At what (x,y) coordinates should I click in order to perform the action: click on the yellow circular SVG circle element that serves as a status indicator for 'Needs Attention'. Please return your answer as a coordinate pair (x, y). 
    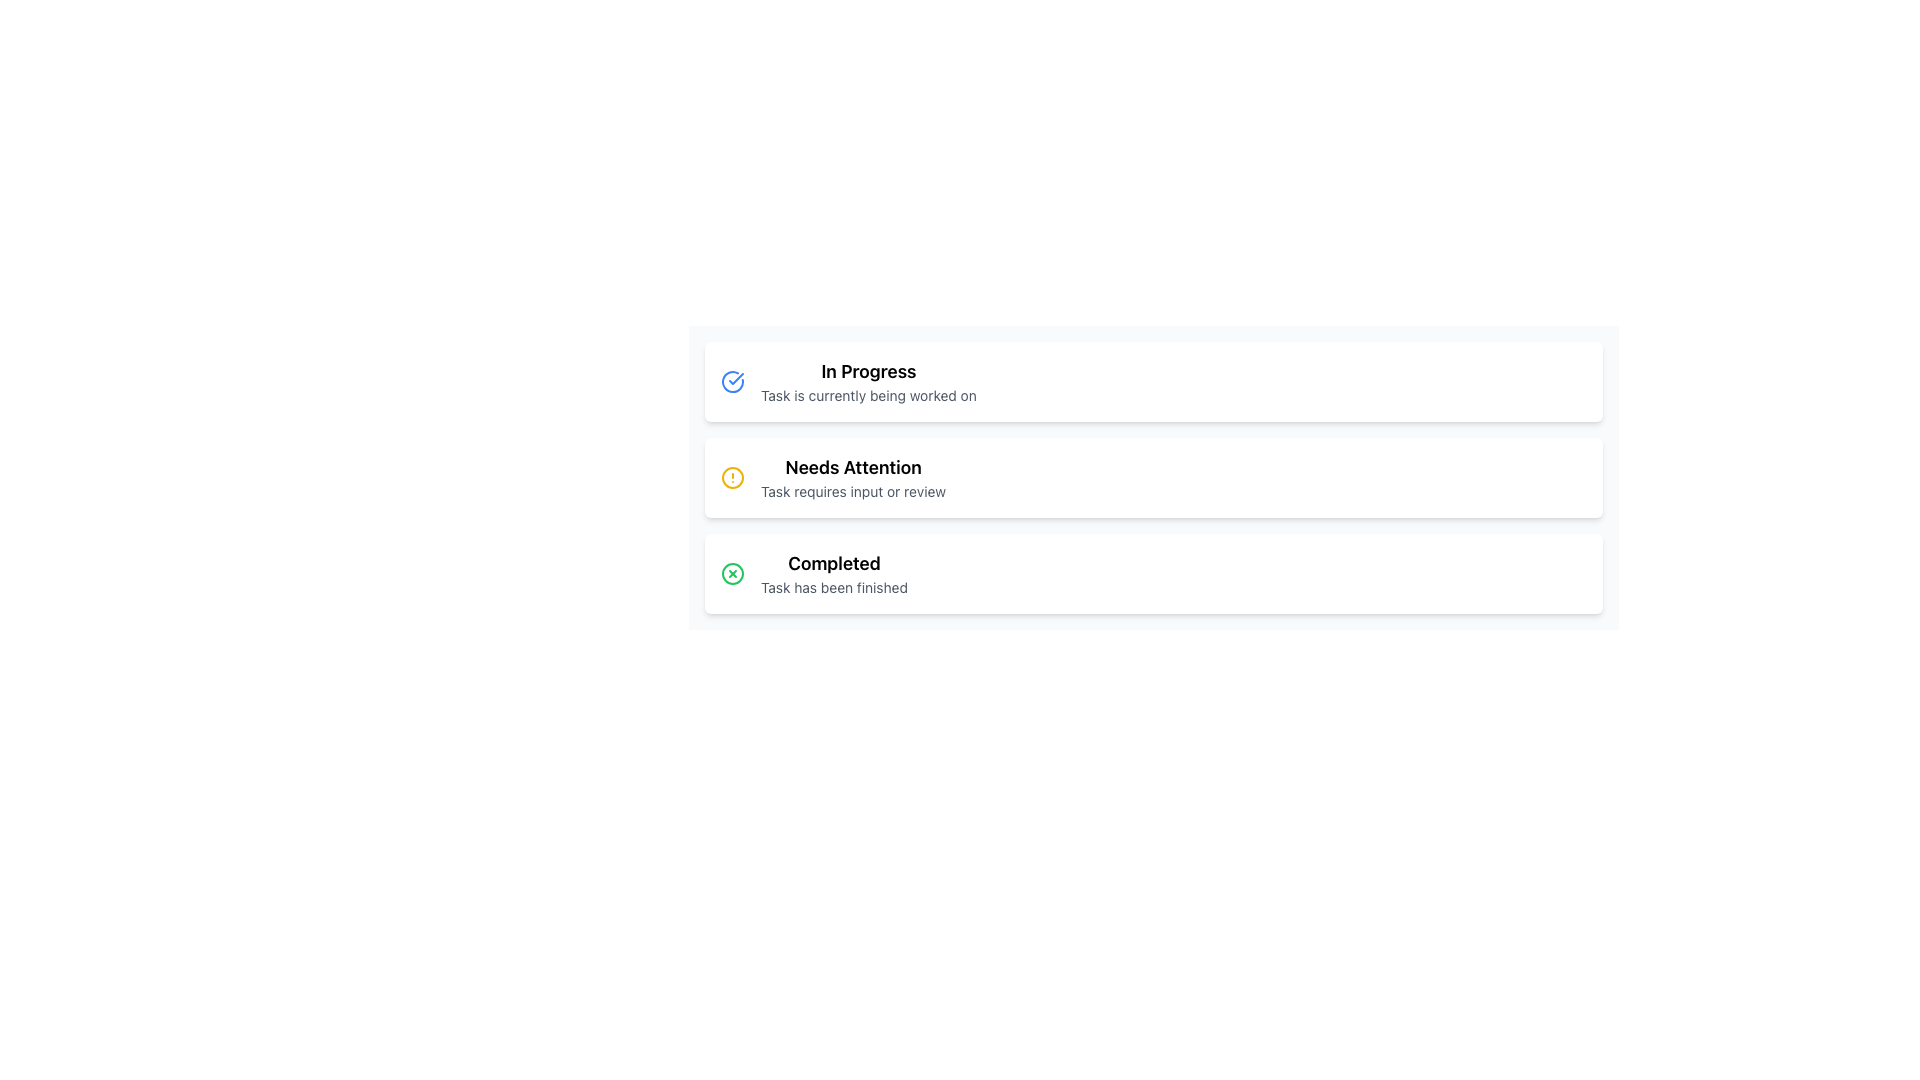
    Looking at the image, I should click on (732, 478).